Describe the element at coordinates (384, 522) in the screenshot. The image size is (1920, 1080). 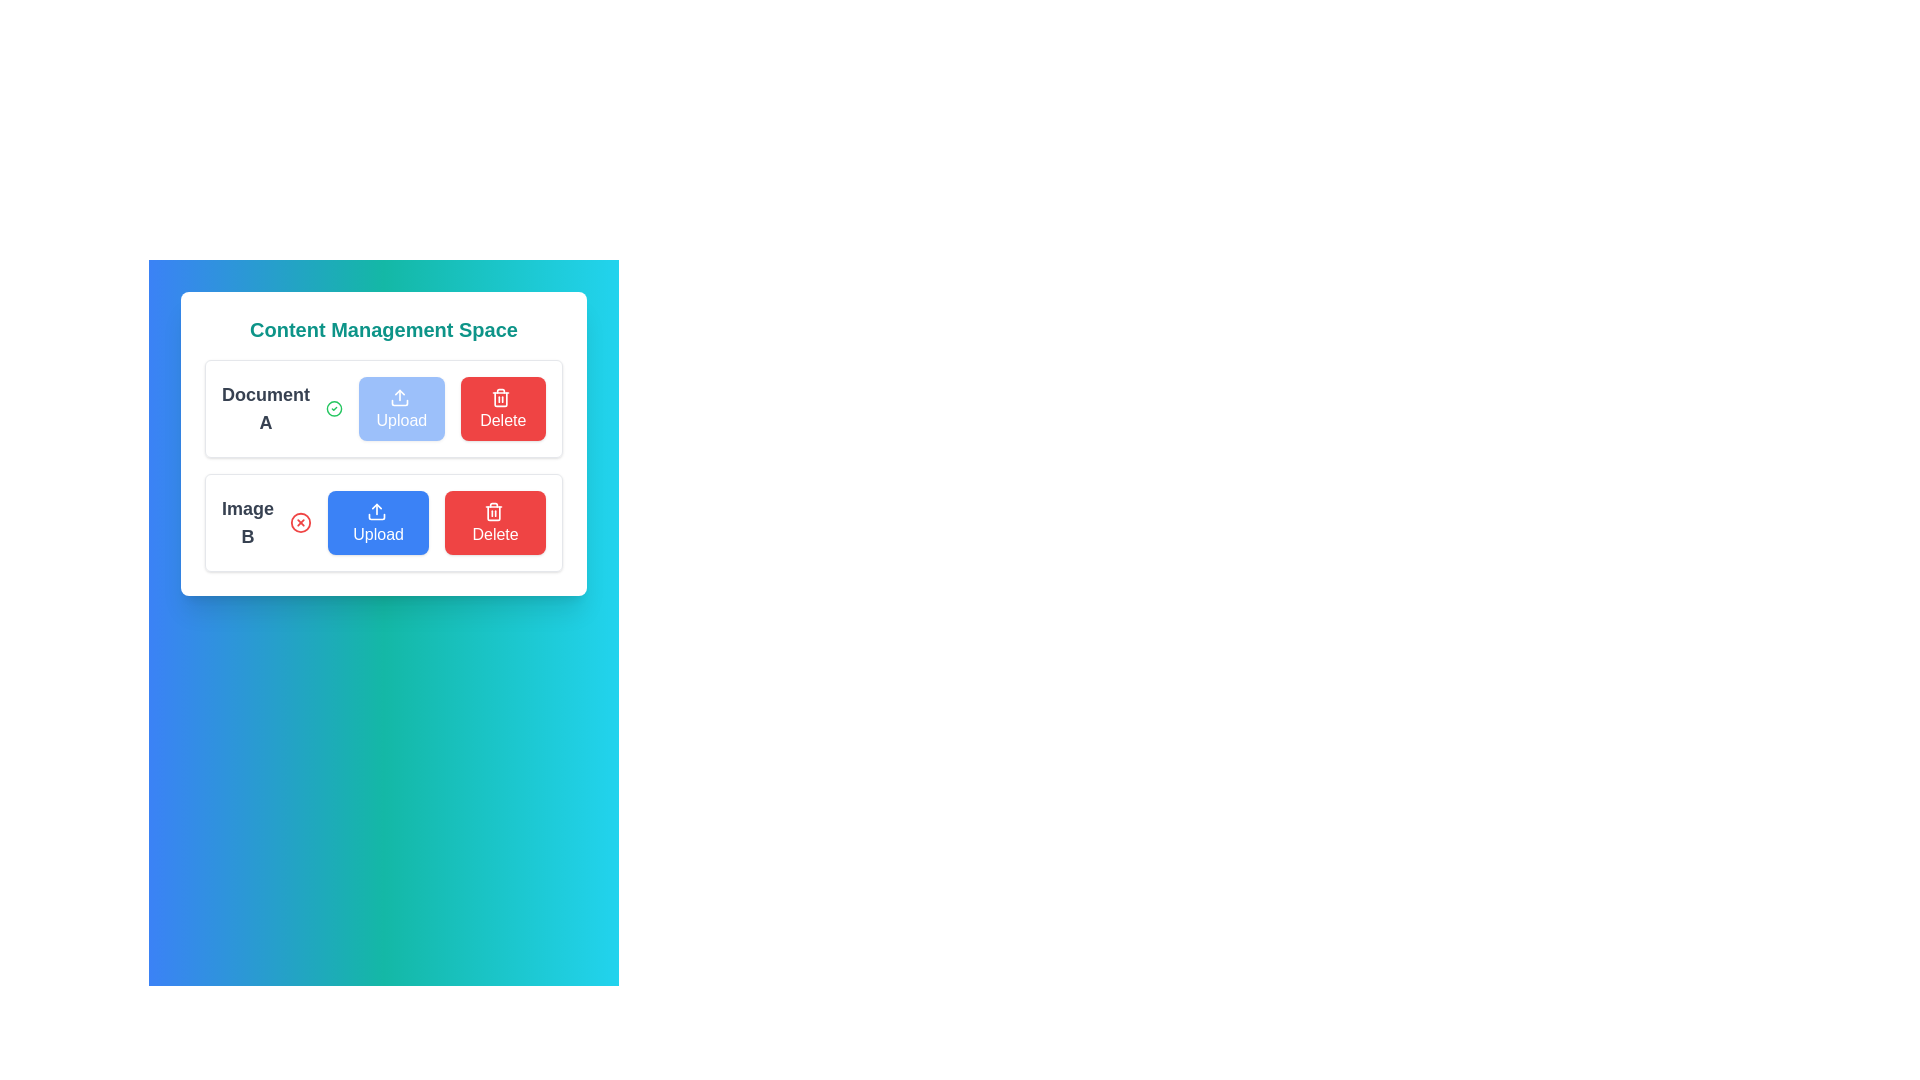
I see `the buttons in the Control row for content management` at that location.